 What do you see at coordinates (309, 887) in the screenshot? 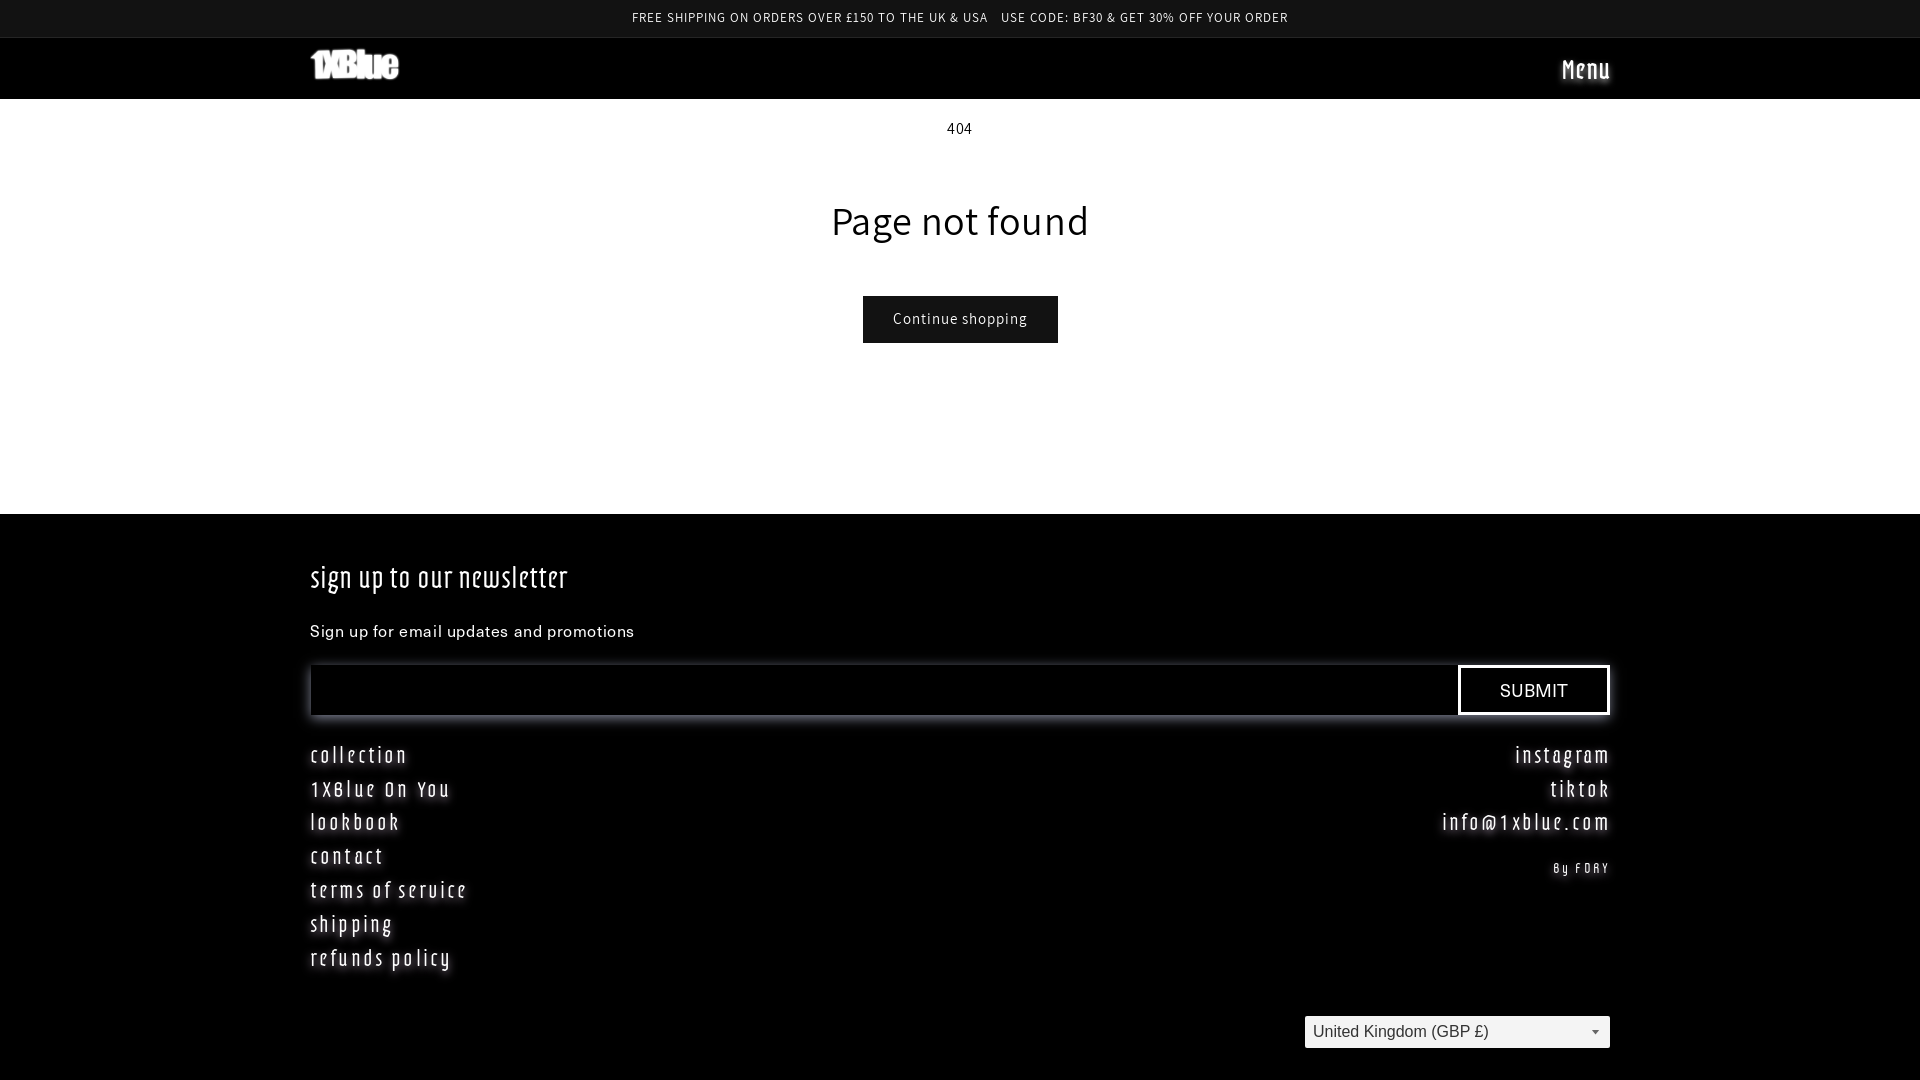
I see `'terms of service'` at bounding box center [309, 887].